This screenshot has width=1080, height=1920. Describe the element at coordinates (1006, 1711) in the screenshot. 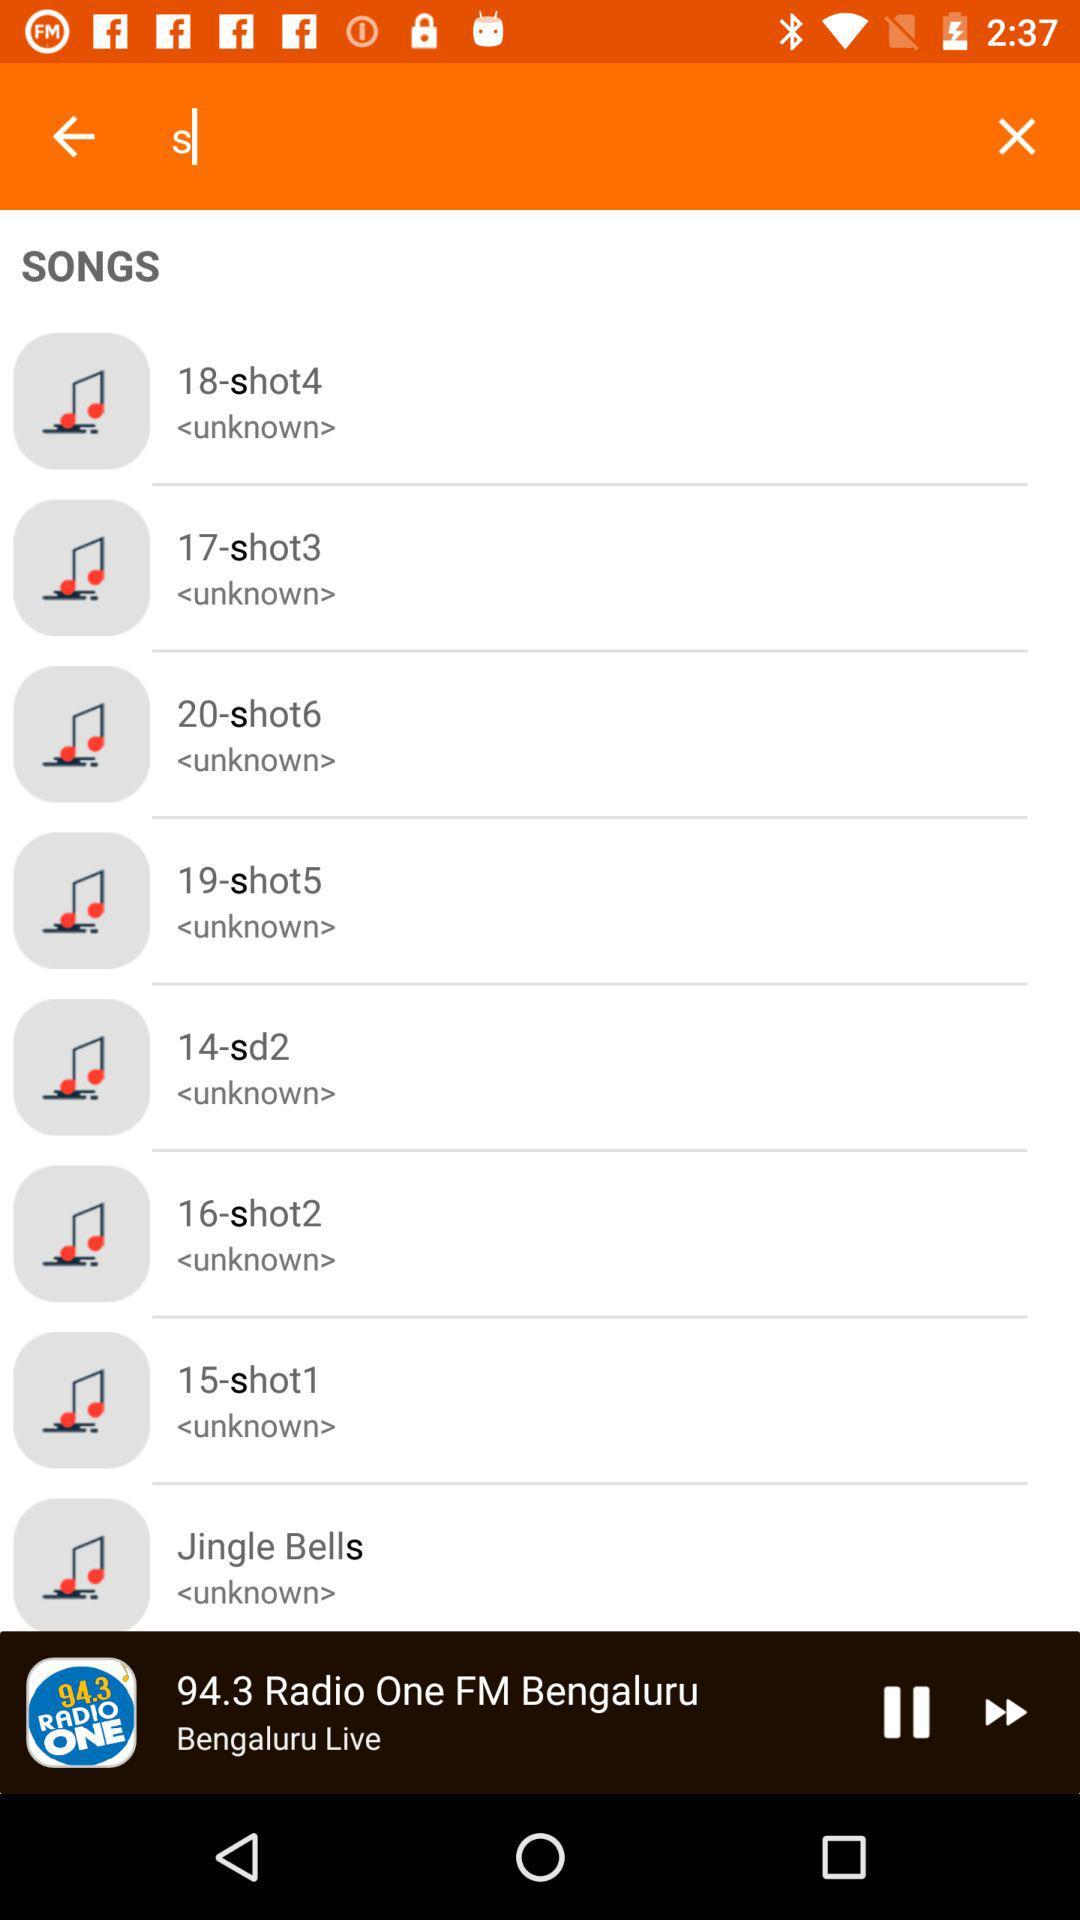

I see `the av_forward icon` at that location.